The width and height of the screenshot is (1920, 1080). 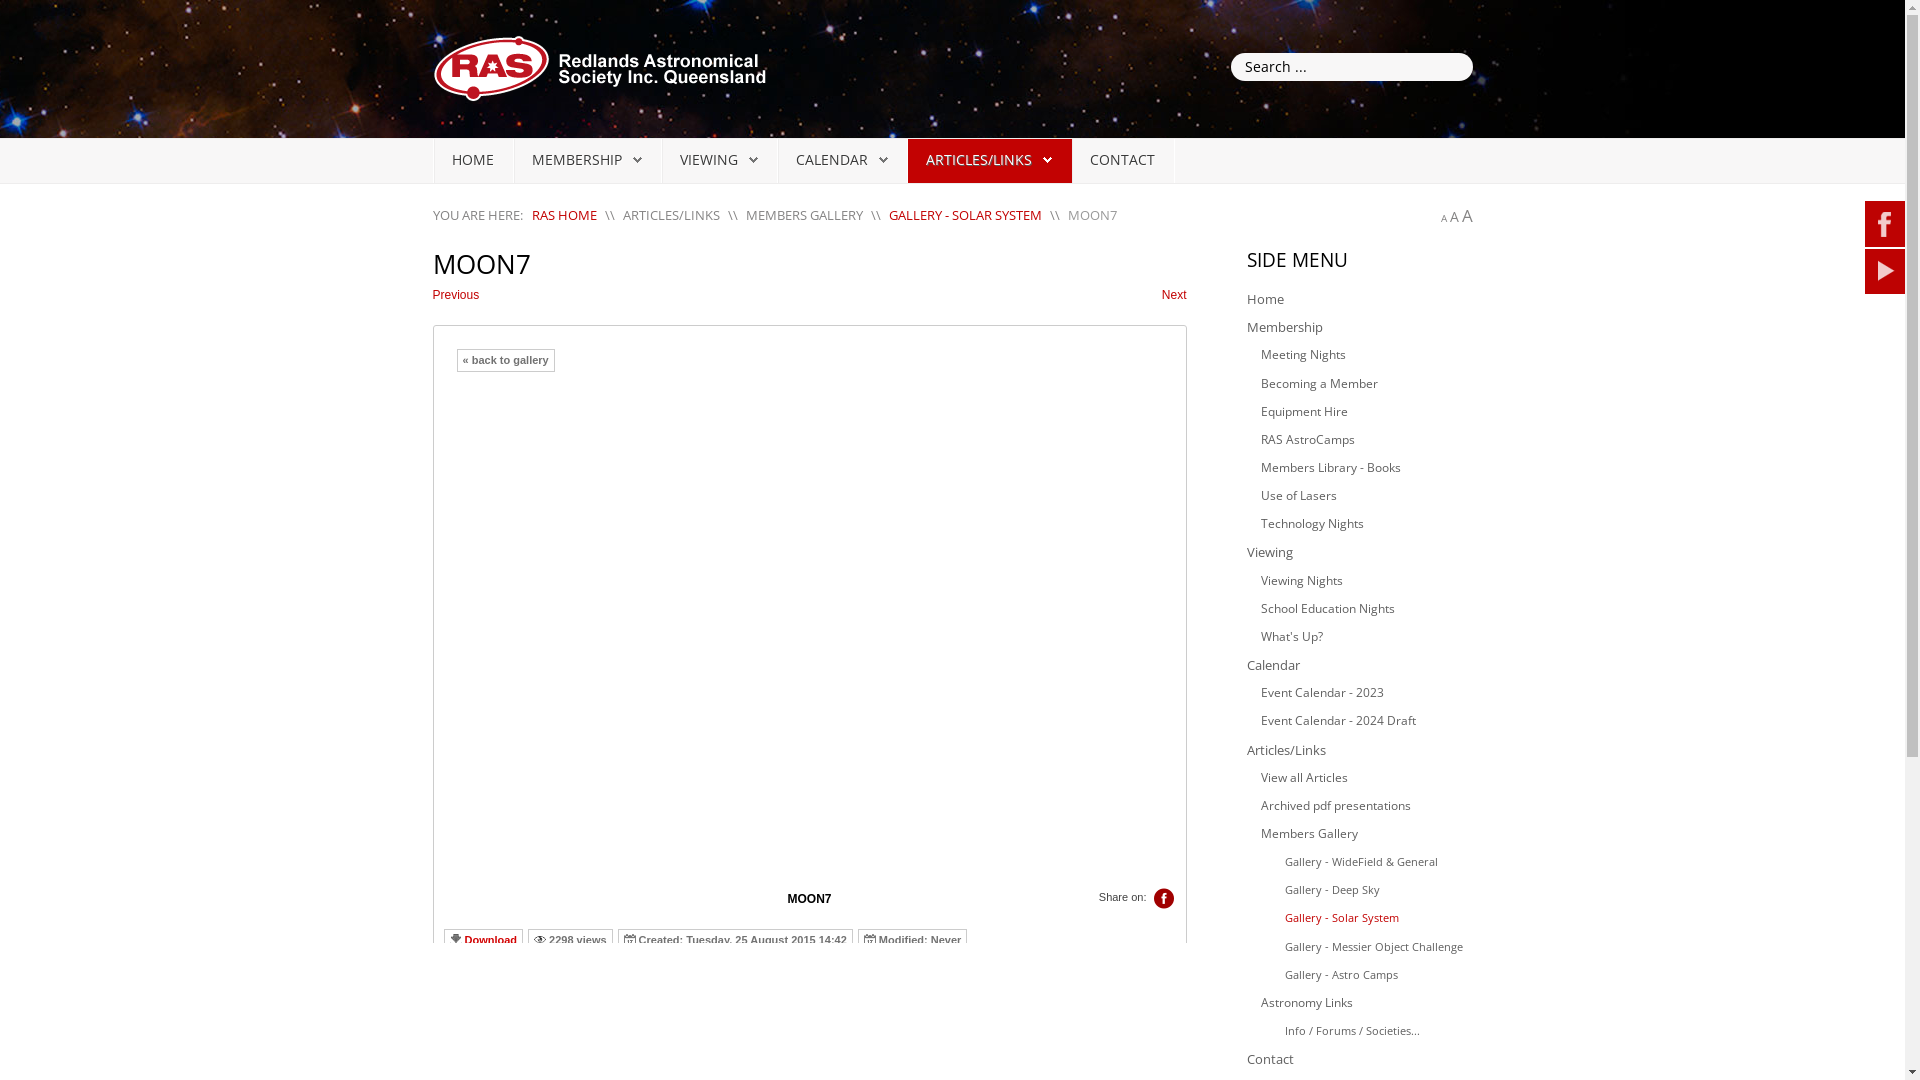 What do you see at coordinates (1365, 467) in the screenshot?
I see `'Members Library - Books'` at bounding box center [1365, 467].